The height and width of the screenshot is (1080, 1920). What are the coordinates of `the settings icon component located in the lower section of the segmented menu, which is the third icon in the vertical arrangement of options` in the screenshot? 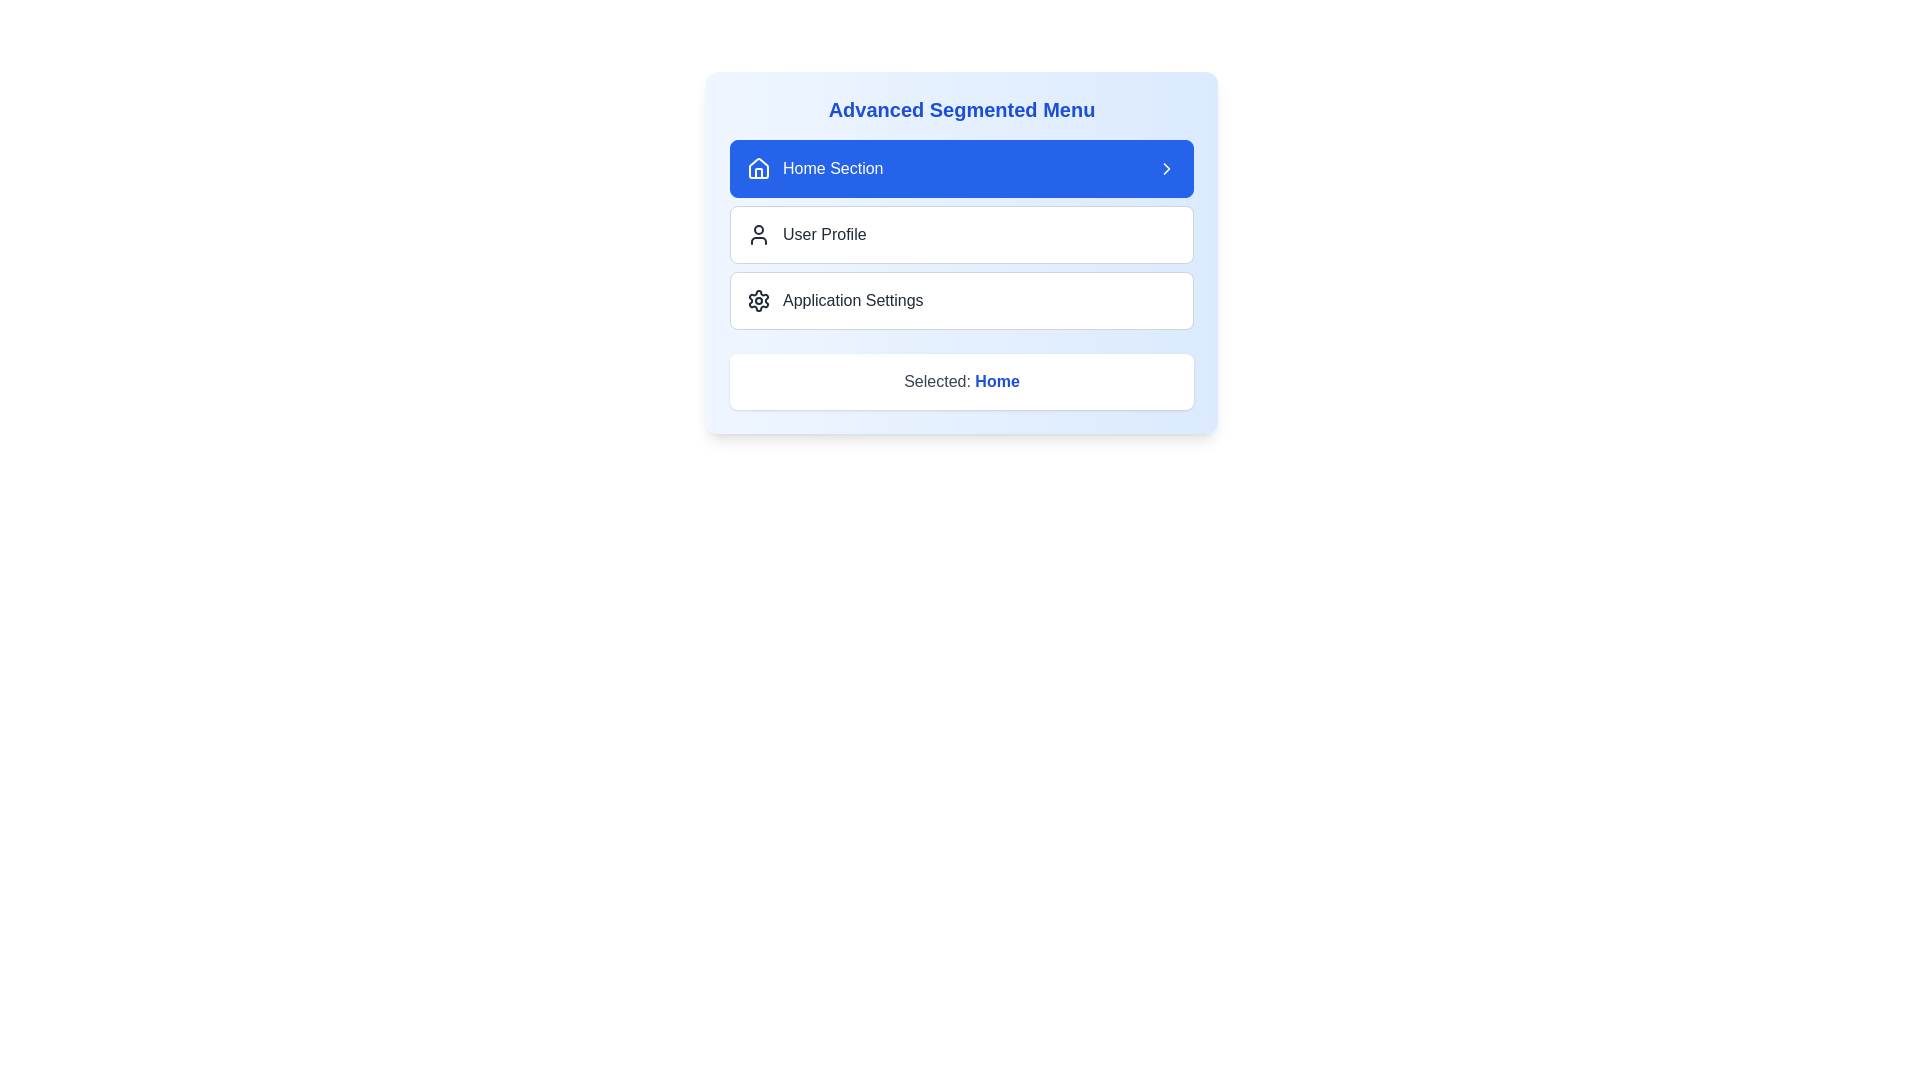 It's located at (757, 300).